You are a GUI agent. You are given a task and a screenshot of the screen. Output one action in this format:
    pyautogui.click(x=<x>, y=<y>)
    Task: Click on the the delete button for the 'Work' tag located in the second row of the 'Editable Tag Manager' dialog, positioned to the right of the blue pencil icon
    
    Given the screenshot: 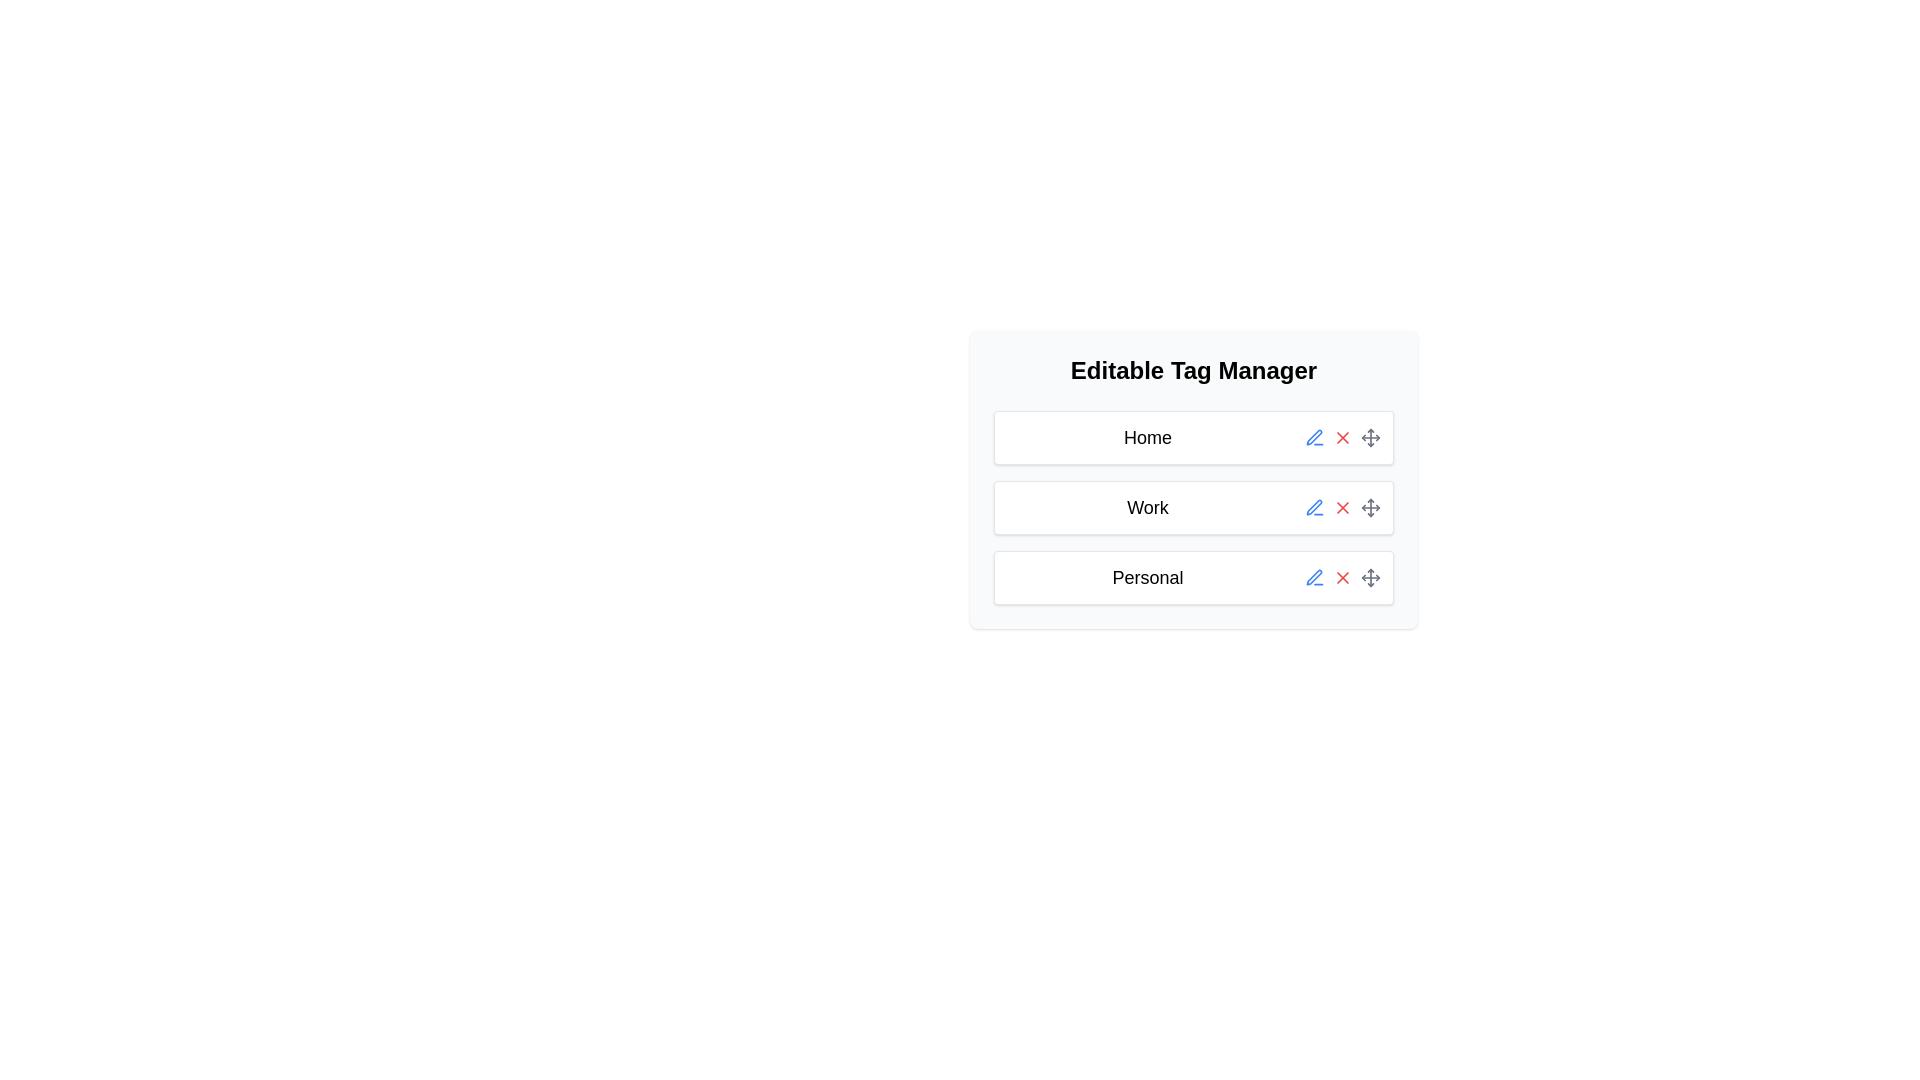 What is the action you would take?
    pyautogui.click(x=1343, y=507)
    